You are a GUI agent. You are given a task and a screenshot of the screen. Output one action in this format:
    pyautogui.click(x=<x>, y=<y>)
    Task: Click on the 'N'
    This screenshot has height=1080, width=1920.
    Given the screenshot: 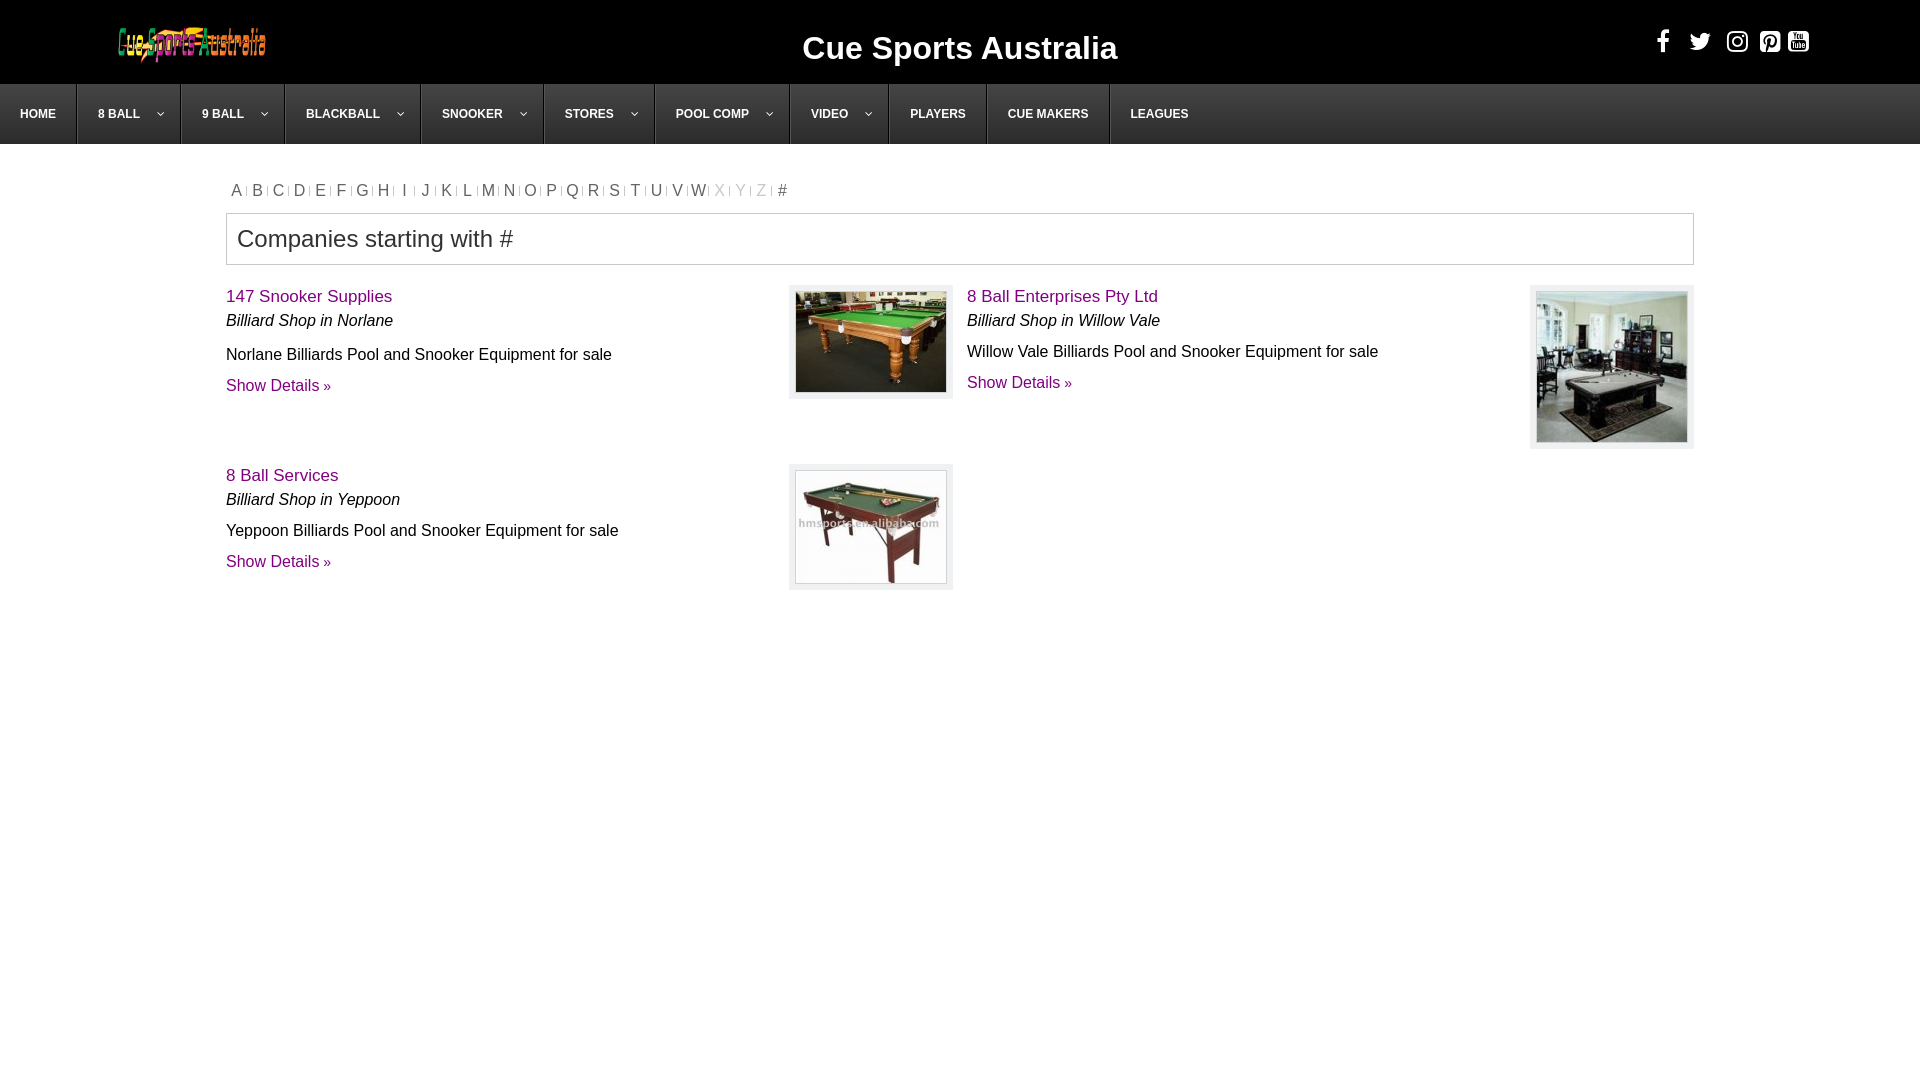 What is the action you would take?
    pyautogui.click(x=509, y=190)
    